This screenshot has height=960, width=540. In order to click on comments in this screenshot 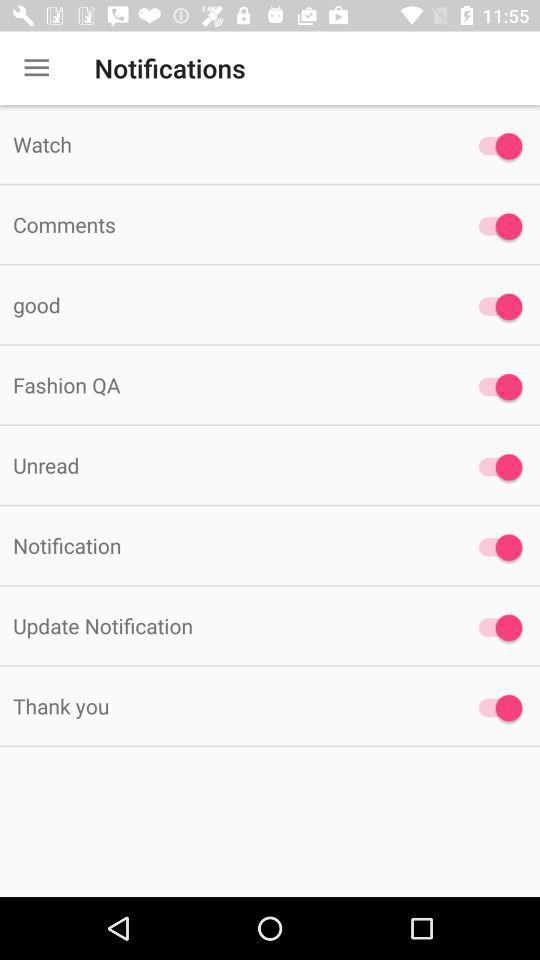, I will do `click(224, 224)`.